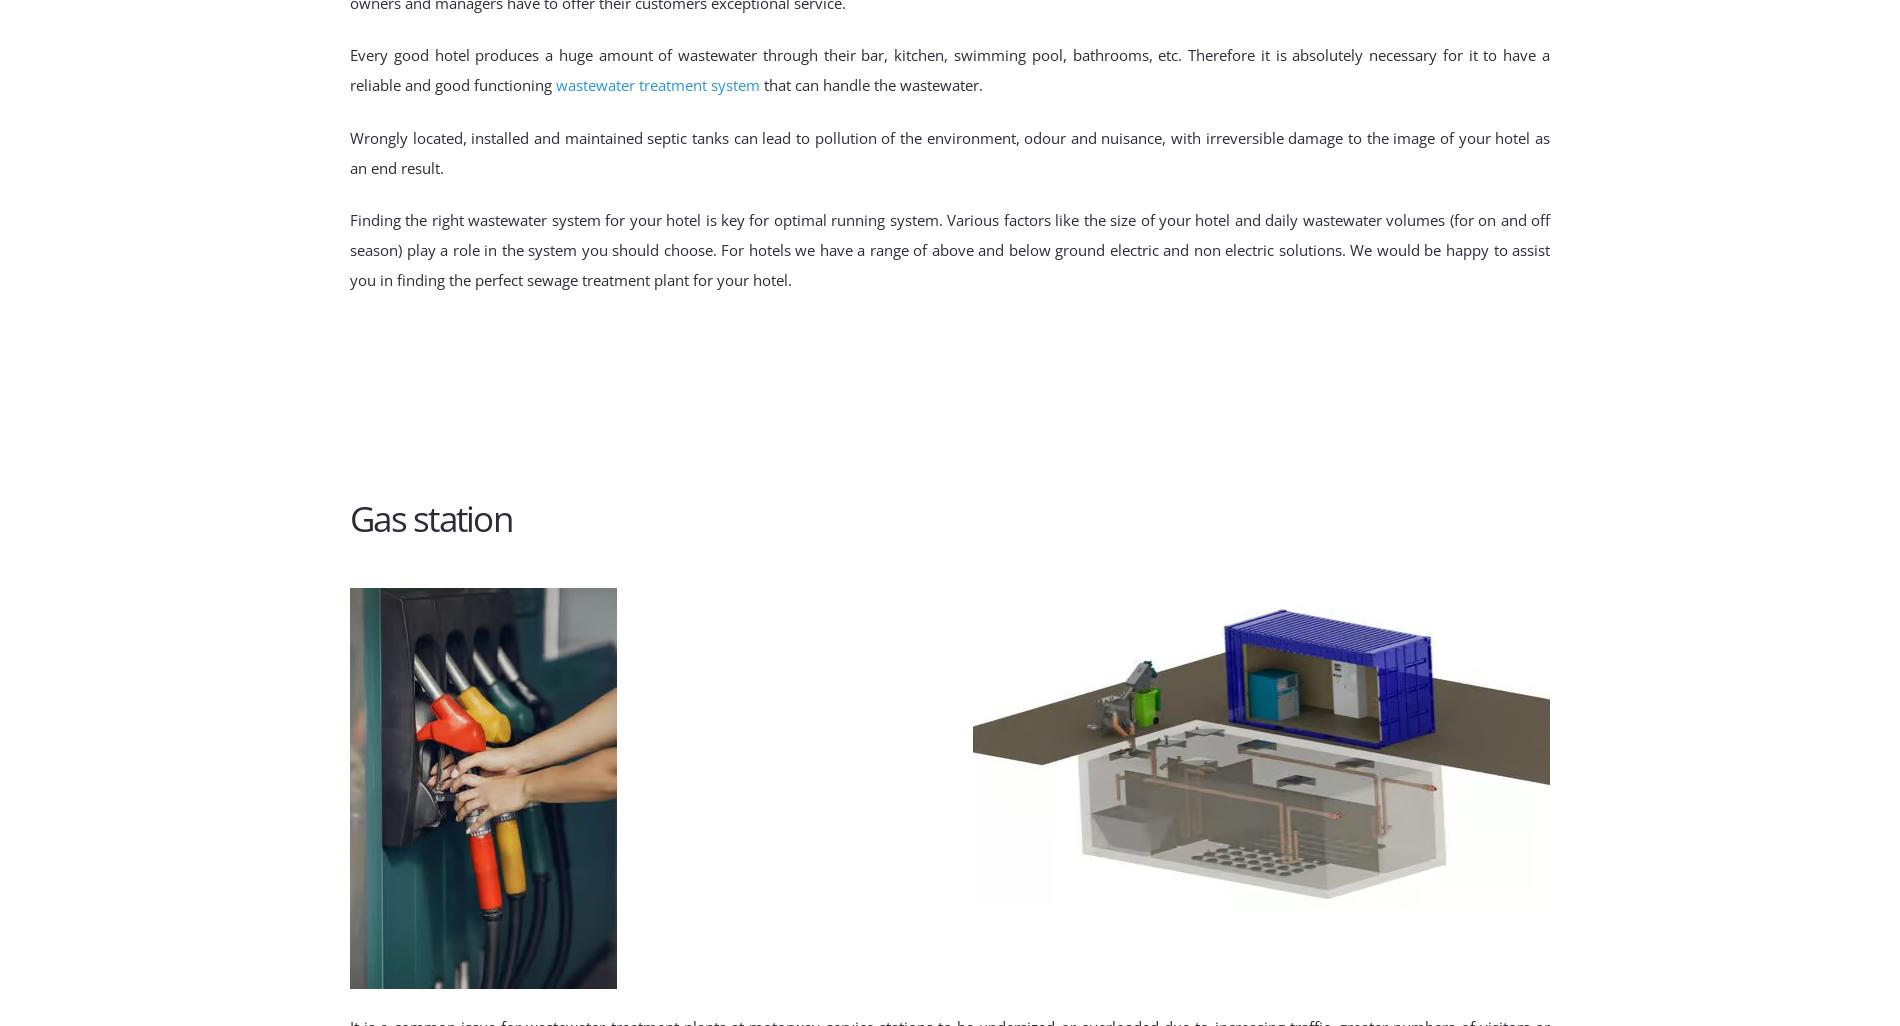  I want to click on 'Gas station', so click(429, 518).